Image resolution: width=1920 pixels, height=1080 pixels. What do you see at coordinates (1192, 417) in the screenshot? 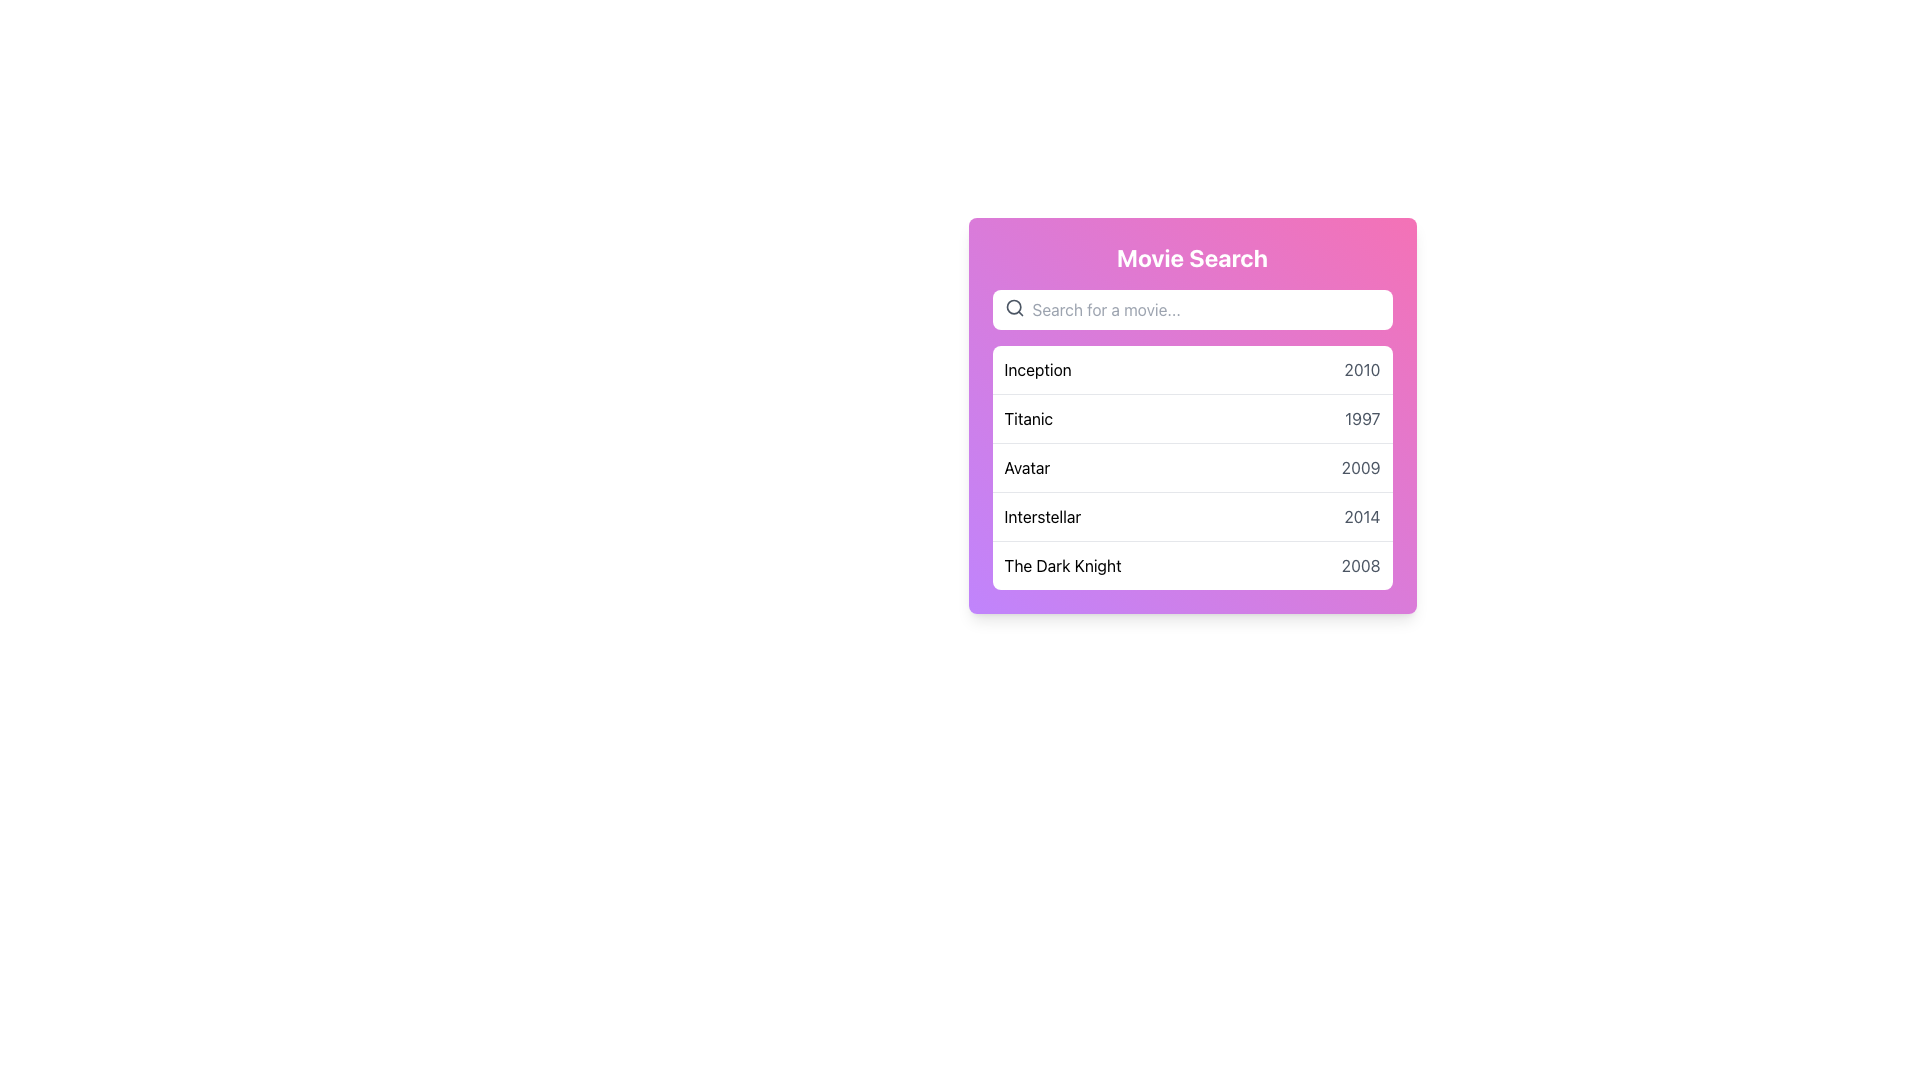
I see `the movie row displaying 'Titanic' (1997)` at bounding box center [1192, 417].